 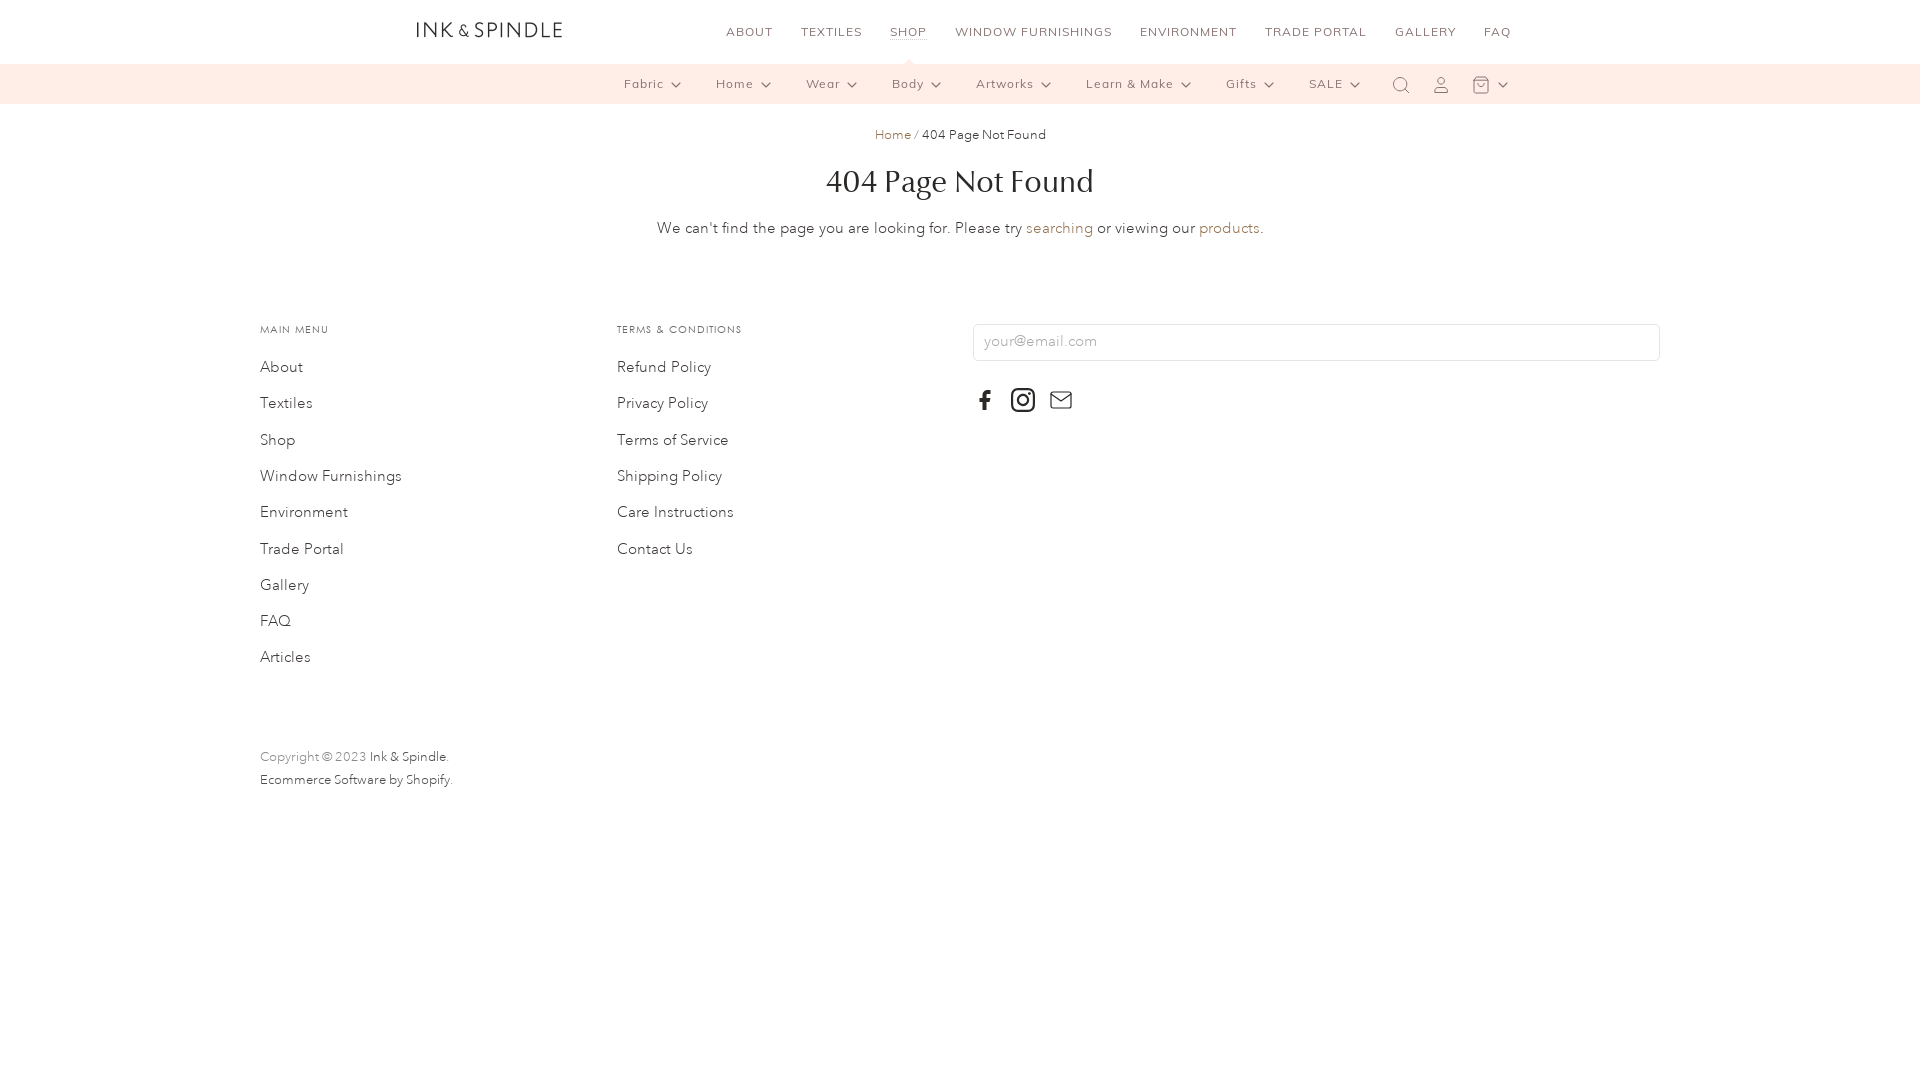 What do you see at coordinates (616, 476) in the screenshot?
I see `'Shipping Policy'` at bounding box center [616, 476].